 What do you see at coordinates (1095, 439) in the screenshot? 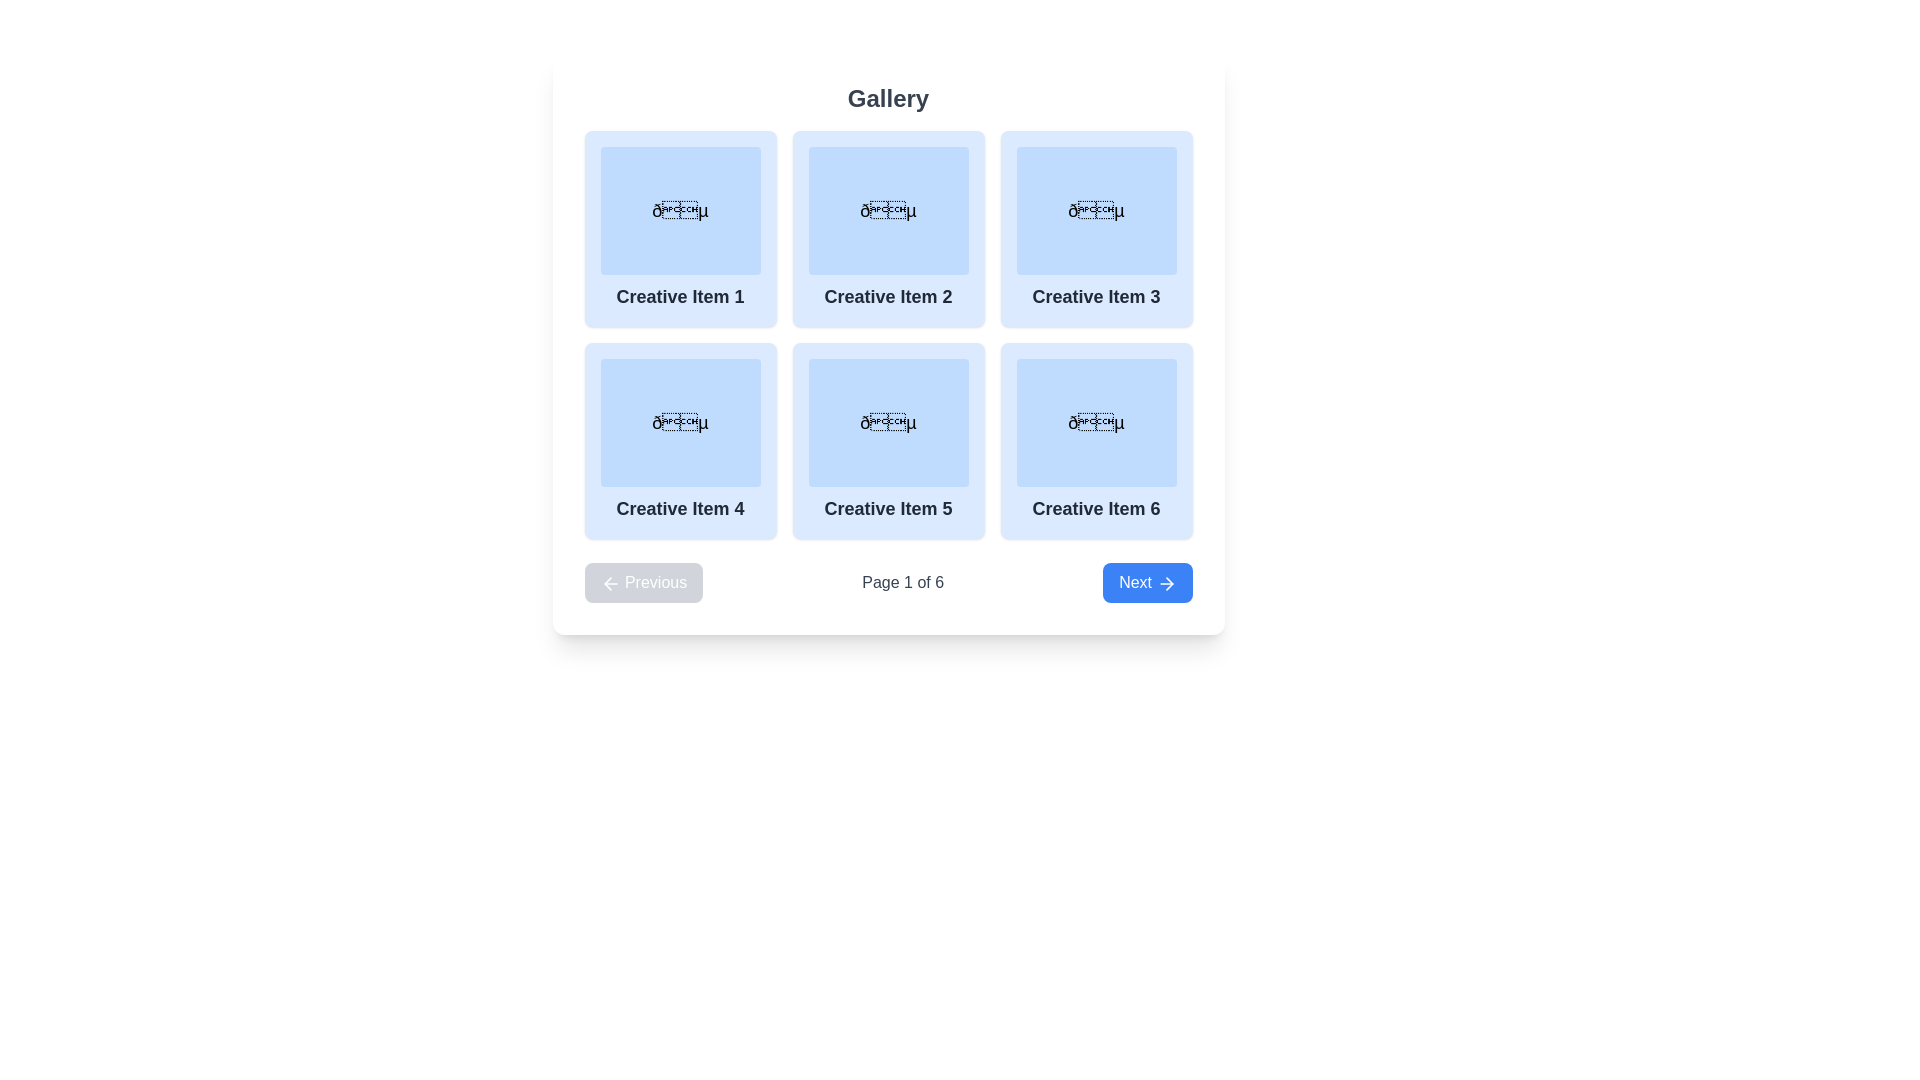
I see `the clickable card element labeled 'Creative Item 6', which is styled with a light blue background and rounded corners, located at the bottom right corner of the grid` at bounding box center [1095, 439].